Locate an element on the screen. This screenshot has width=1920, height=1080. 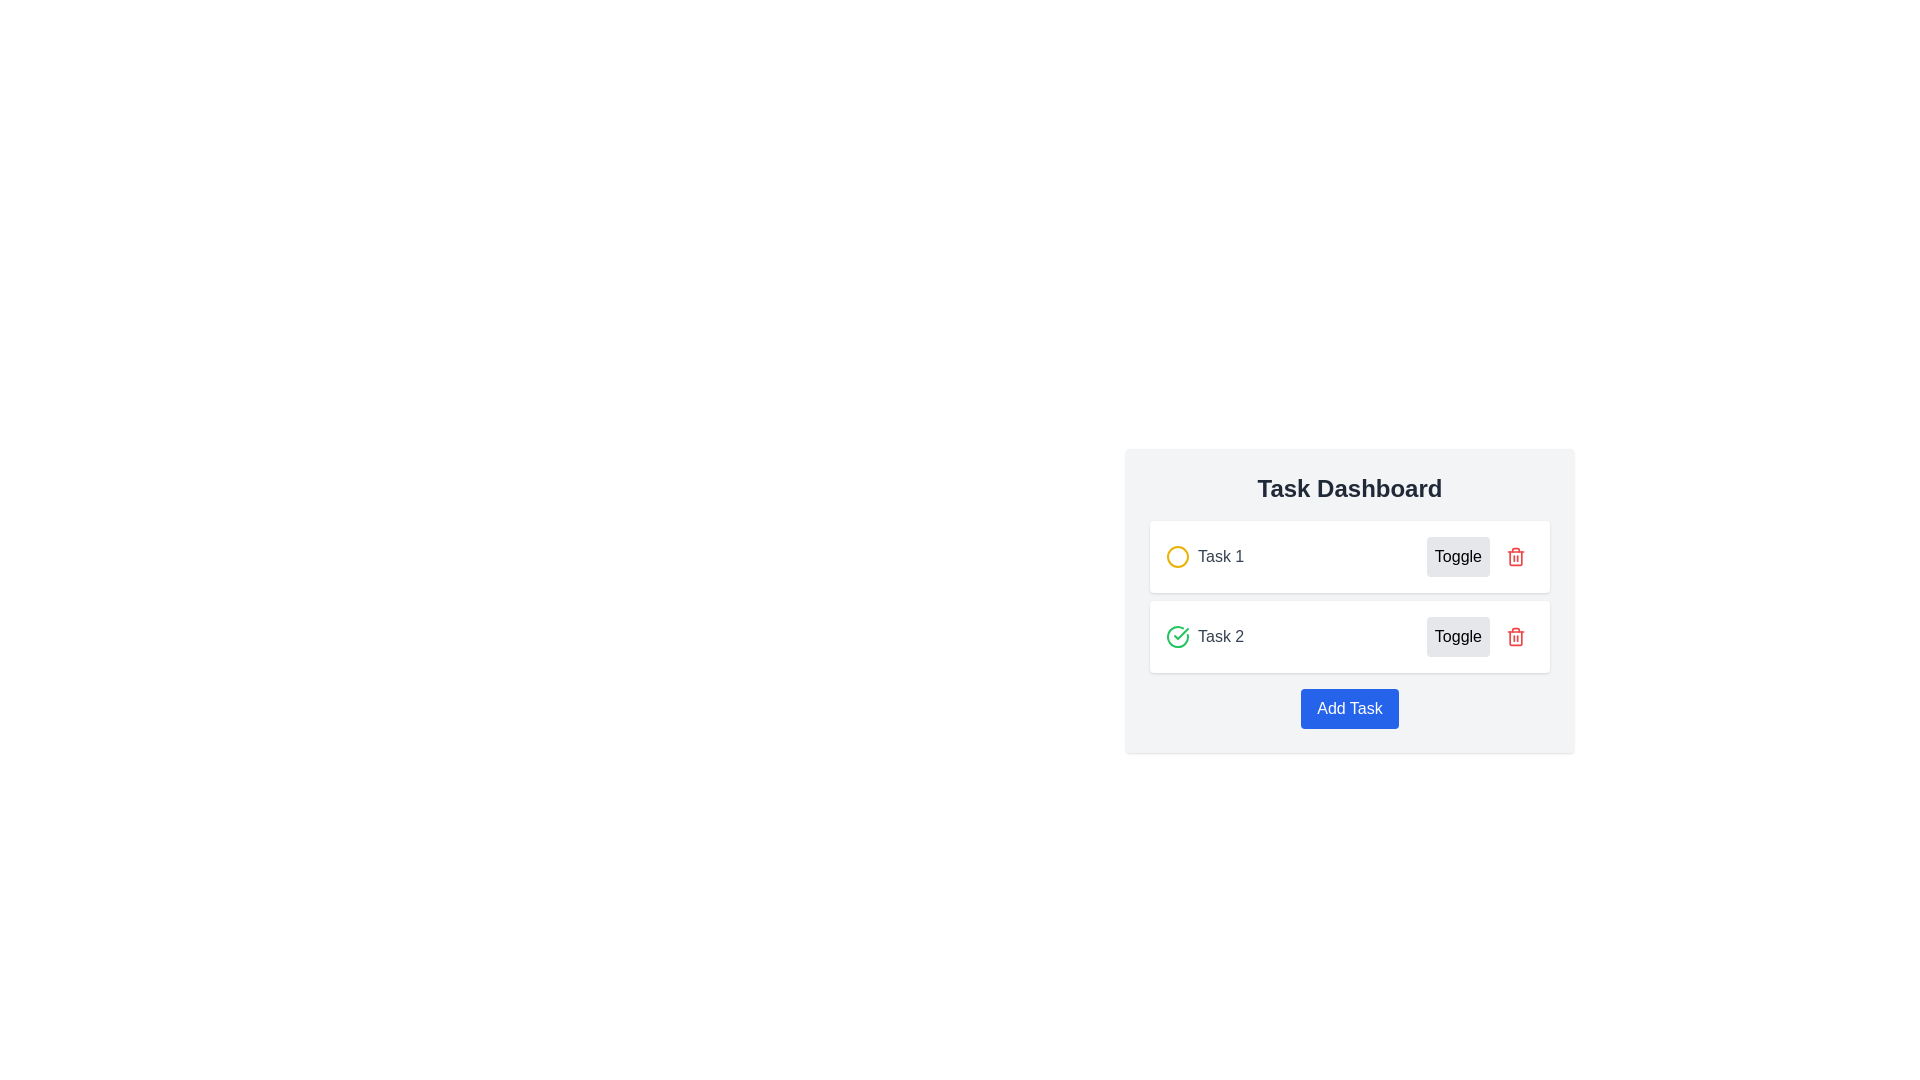
the green checkmark SVG element that indicates the completion status of Task 2 in the task dashboard panel is located at coordinates (1181, 633).